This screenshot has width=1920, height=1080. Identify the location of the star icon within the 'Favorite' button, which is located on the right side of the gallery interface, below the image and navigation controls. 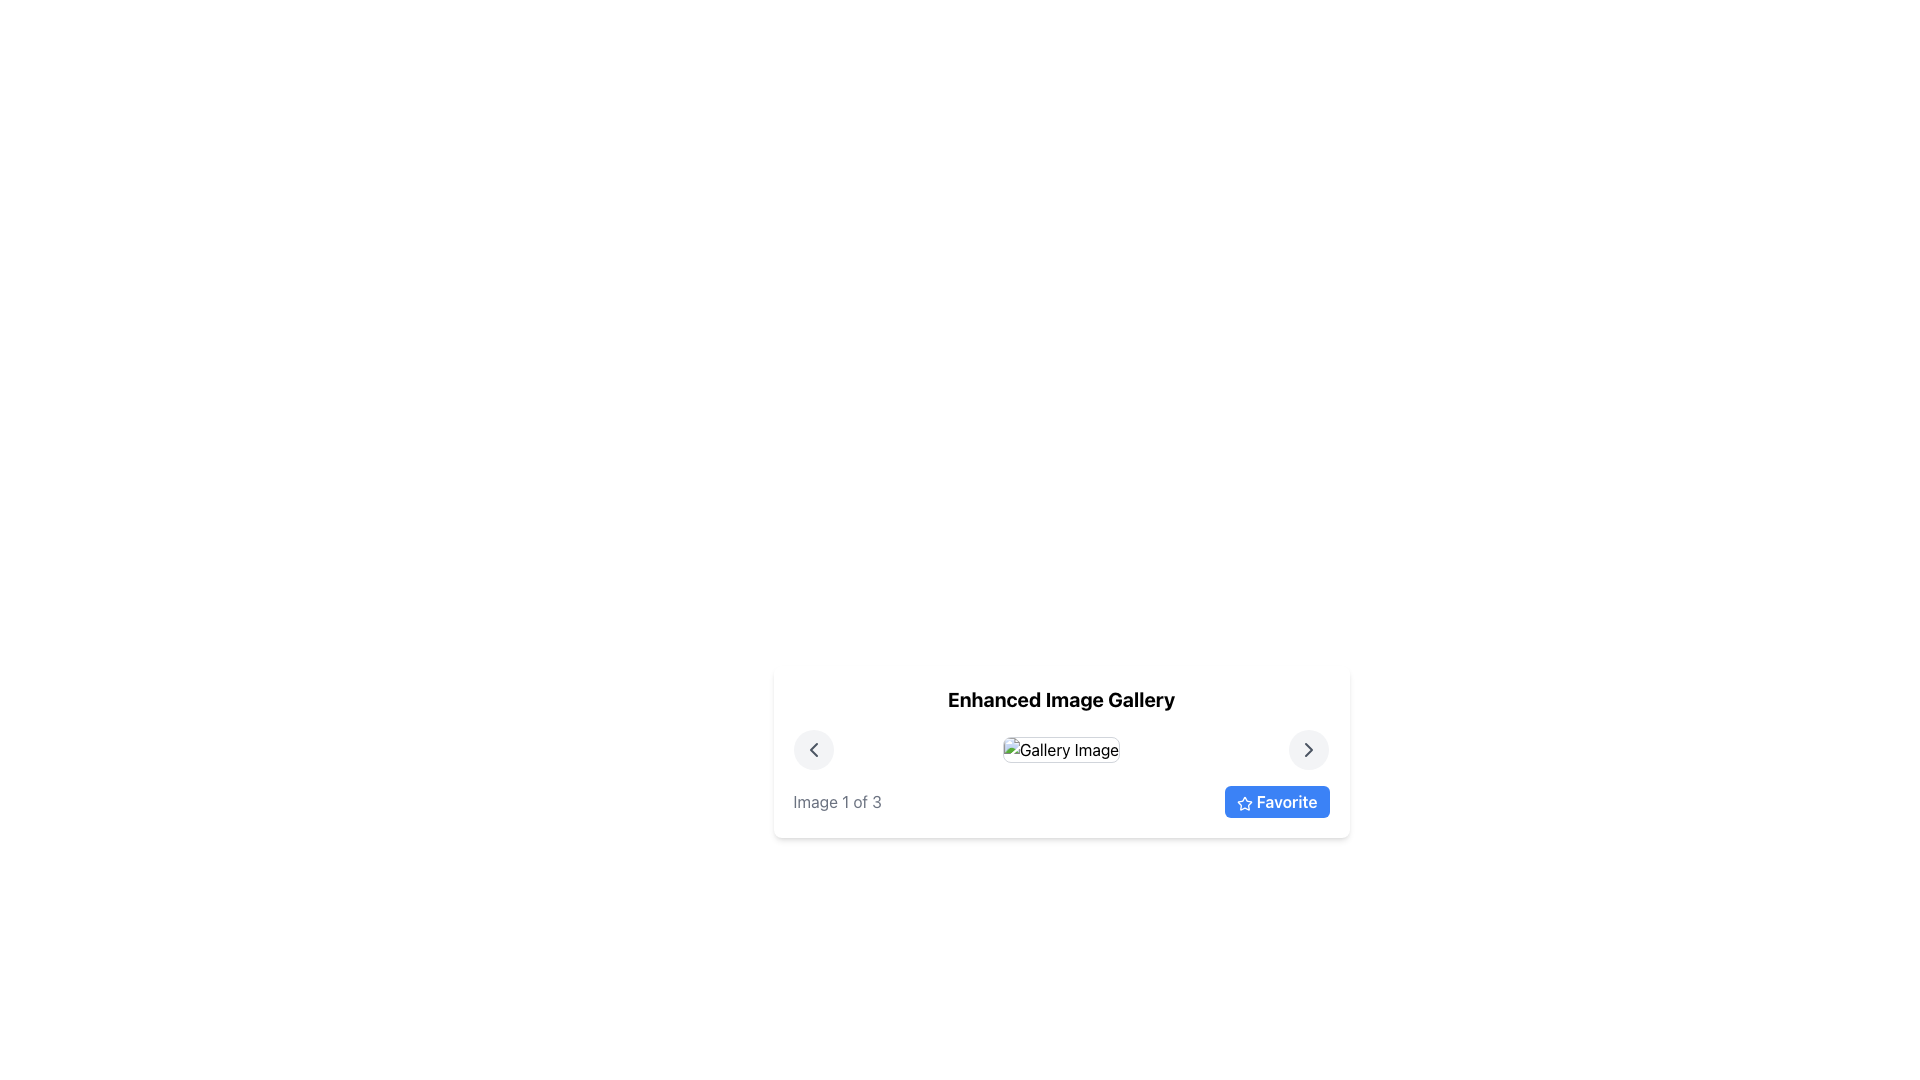
(1243, 802).